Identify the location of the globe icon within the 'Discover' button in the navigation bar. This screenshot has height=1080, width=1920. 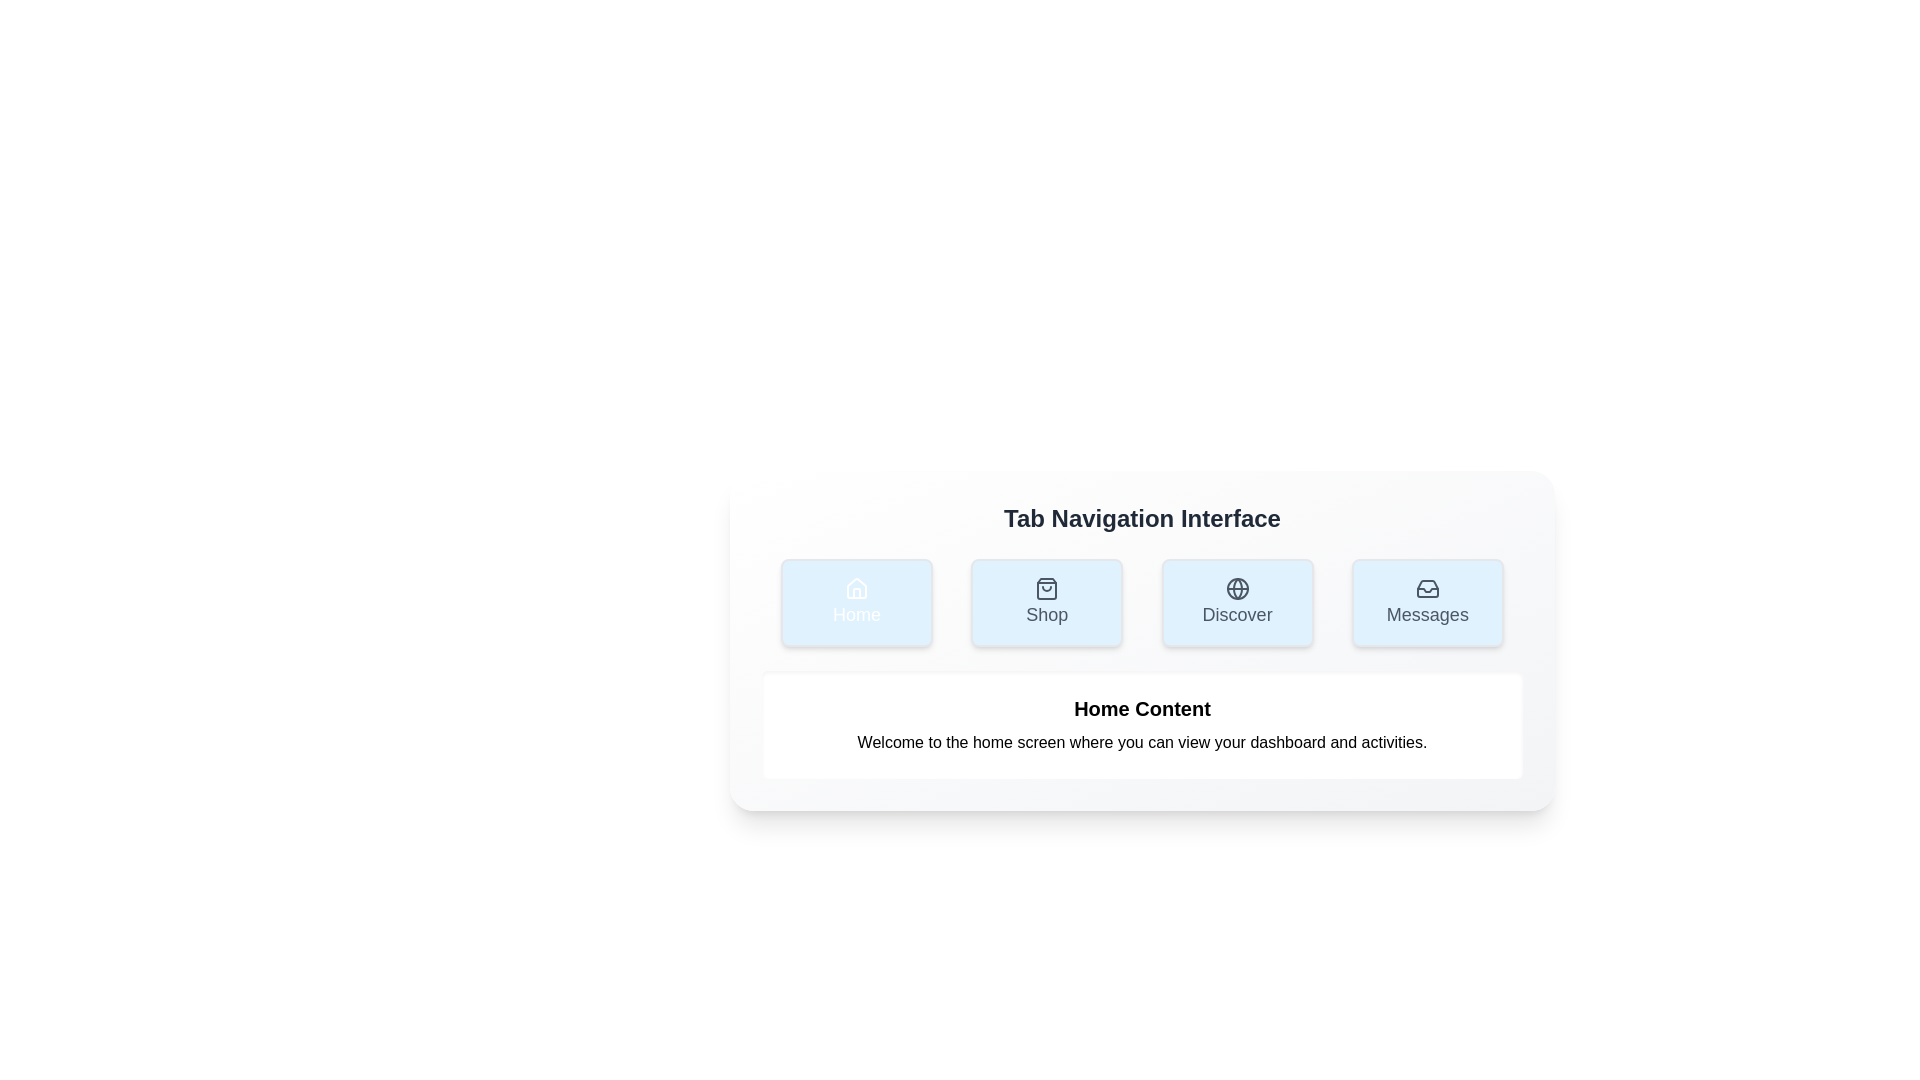
(1236, 588).